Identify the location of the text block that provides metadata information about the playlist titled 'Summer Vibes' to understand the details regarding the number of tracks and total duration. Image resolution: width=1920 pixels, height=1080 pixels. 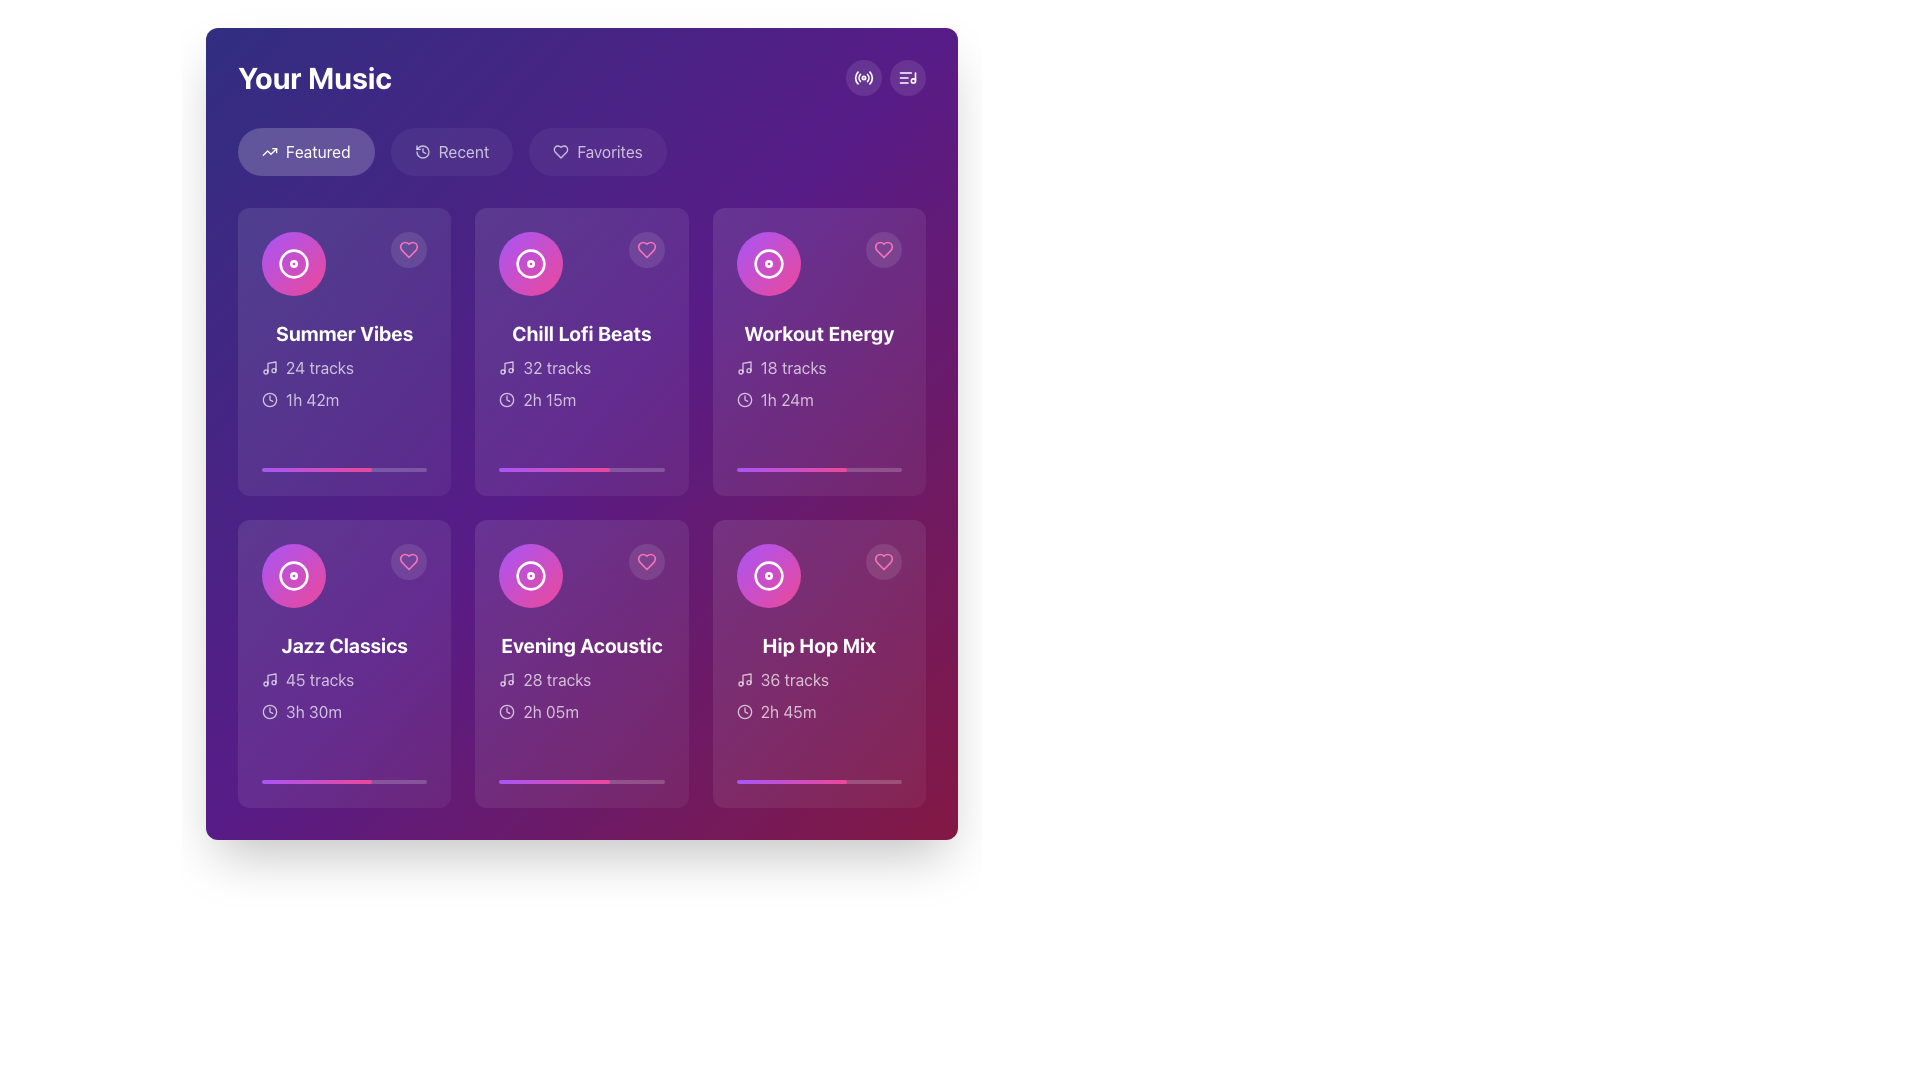
(344, 384).